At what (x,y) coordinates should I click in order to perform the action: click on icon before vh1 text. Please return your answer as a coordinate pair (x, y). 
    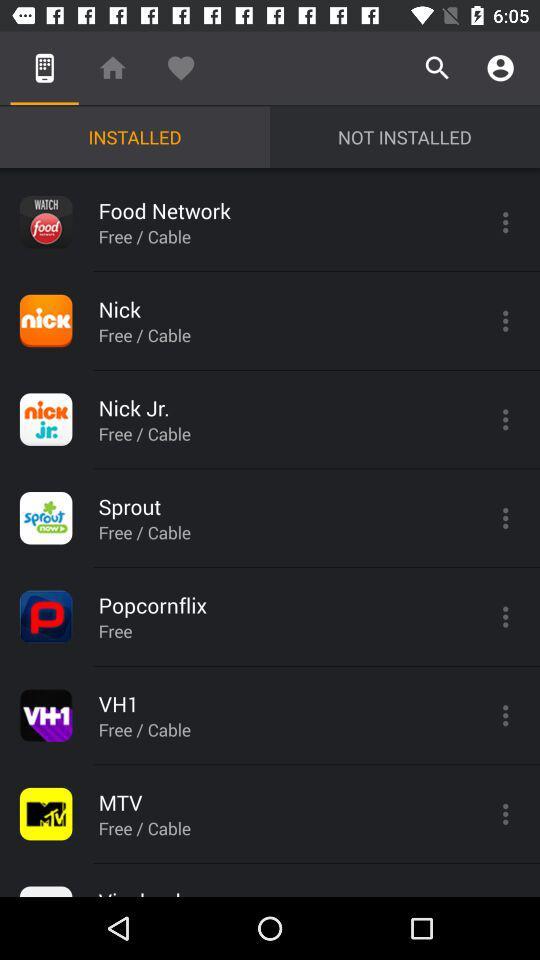
    Looking at the image, I should click on (46, 715).